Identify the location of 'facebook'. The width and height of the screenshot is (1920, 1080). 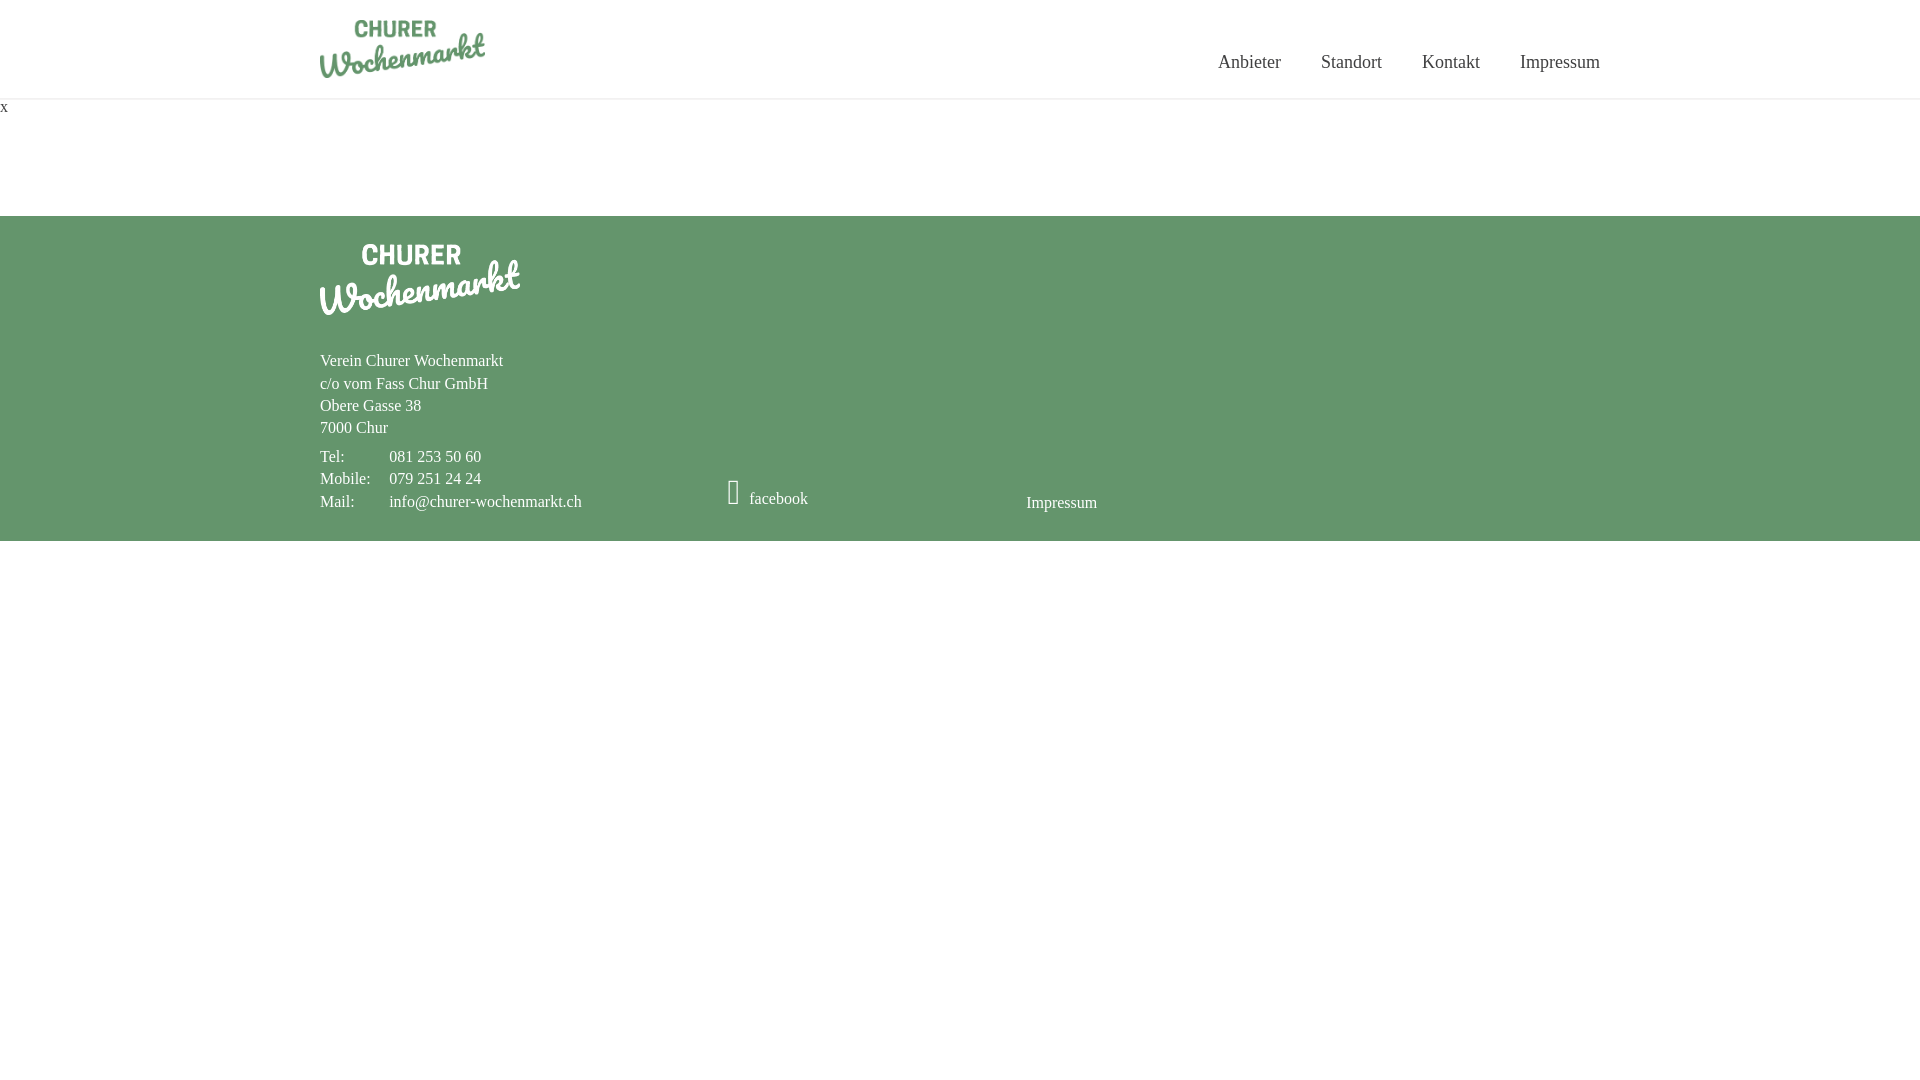
(766, 497).